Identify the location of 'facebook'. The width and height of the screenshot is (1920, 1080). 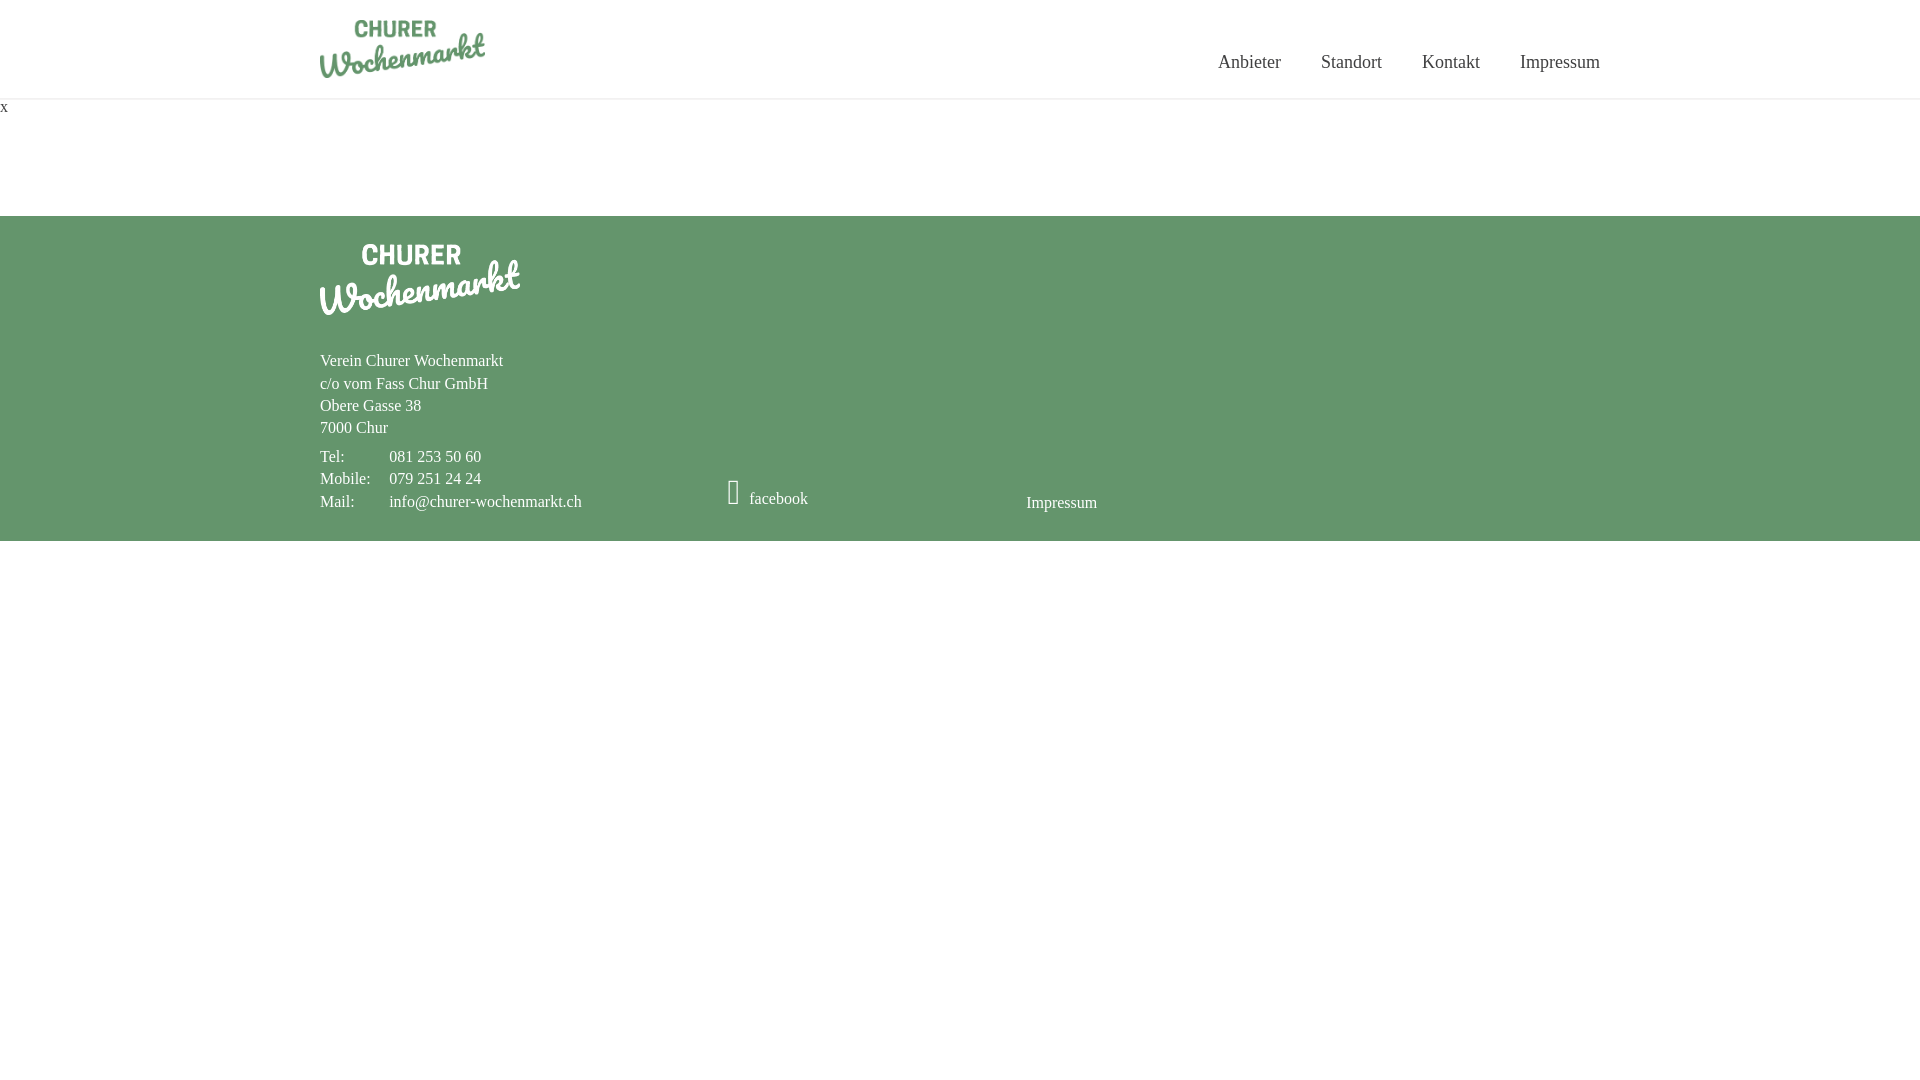
(766, 497).